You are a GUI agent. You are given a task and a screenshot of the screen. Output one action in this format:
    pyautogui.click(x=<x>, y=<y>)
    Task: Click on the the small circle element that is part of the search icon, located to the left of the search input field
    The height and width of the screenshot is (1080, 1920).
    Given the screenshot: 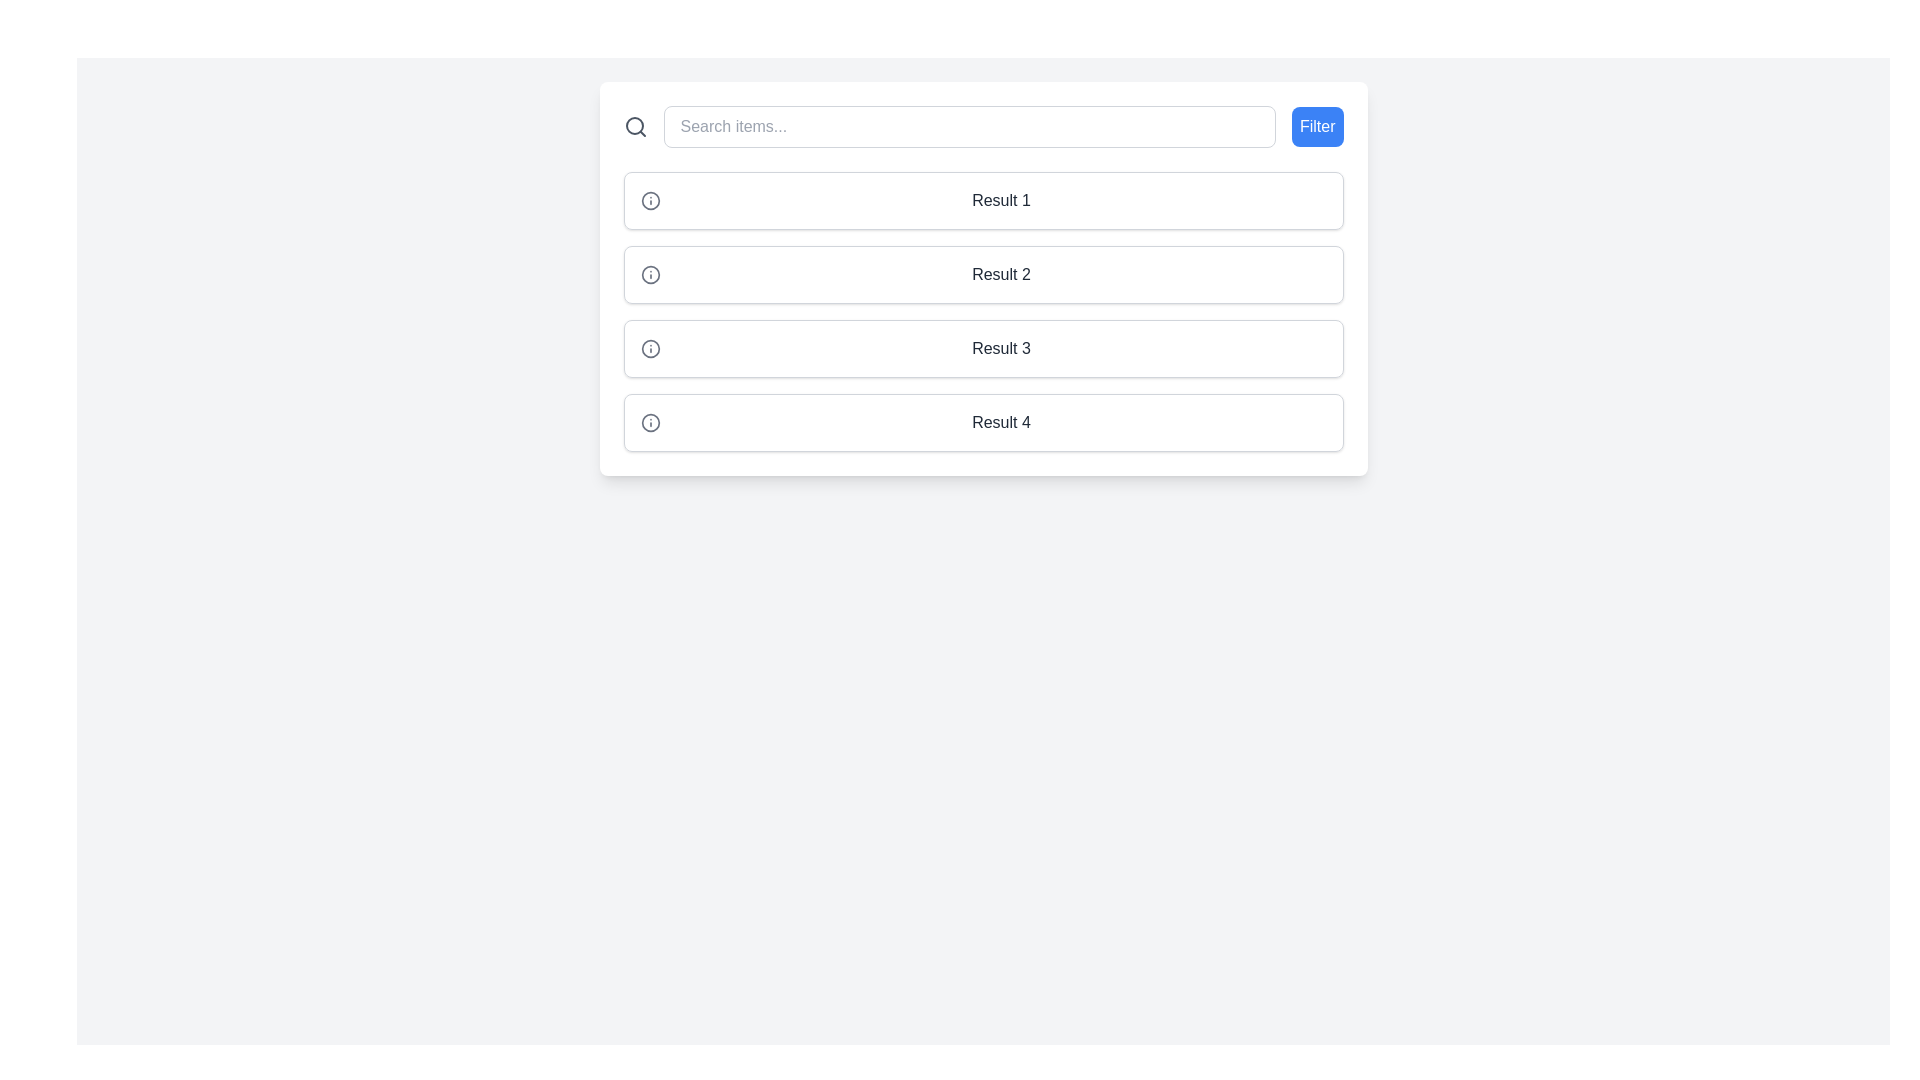 What is the action you would take?
    pyautogui.click(x=633, y=126)
    